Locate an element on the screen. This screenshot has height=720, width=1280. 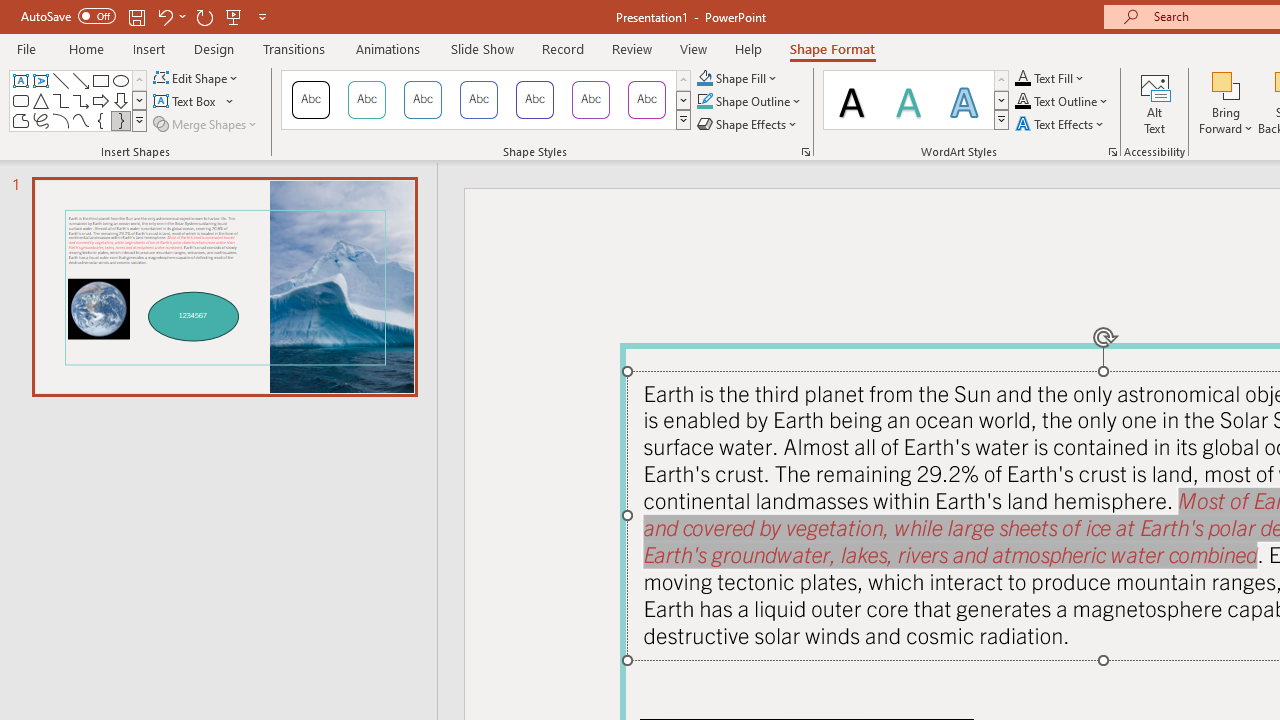
'View' is located at coordinates (693, 48).